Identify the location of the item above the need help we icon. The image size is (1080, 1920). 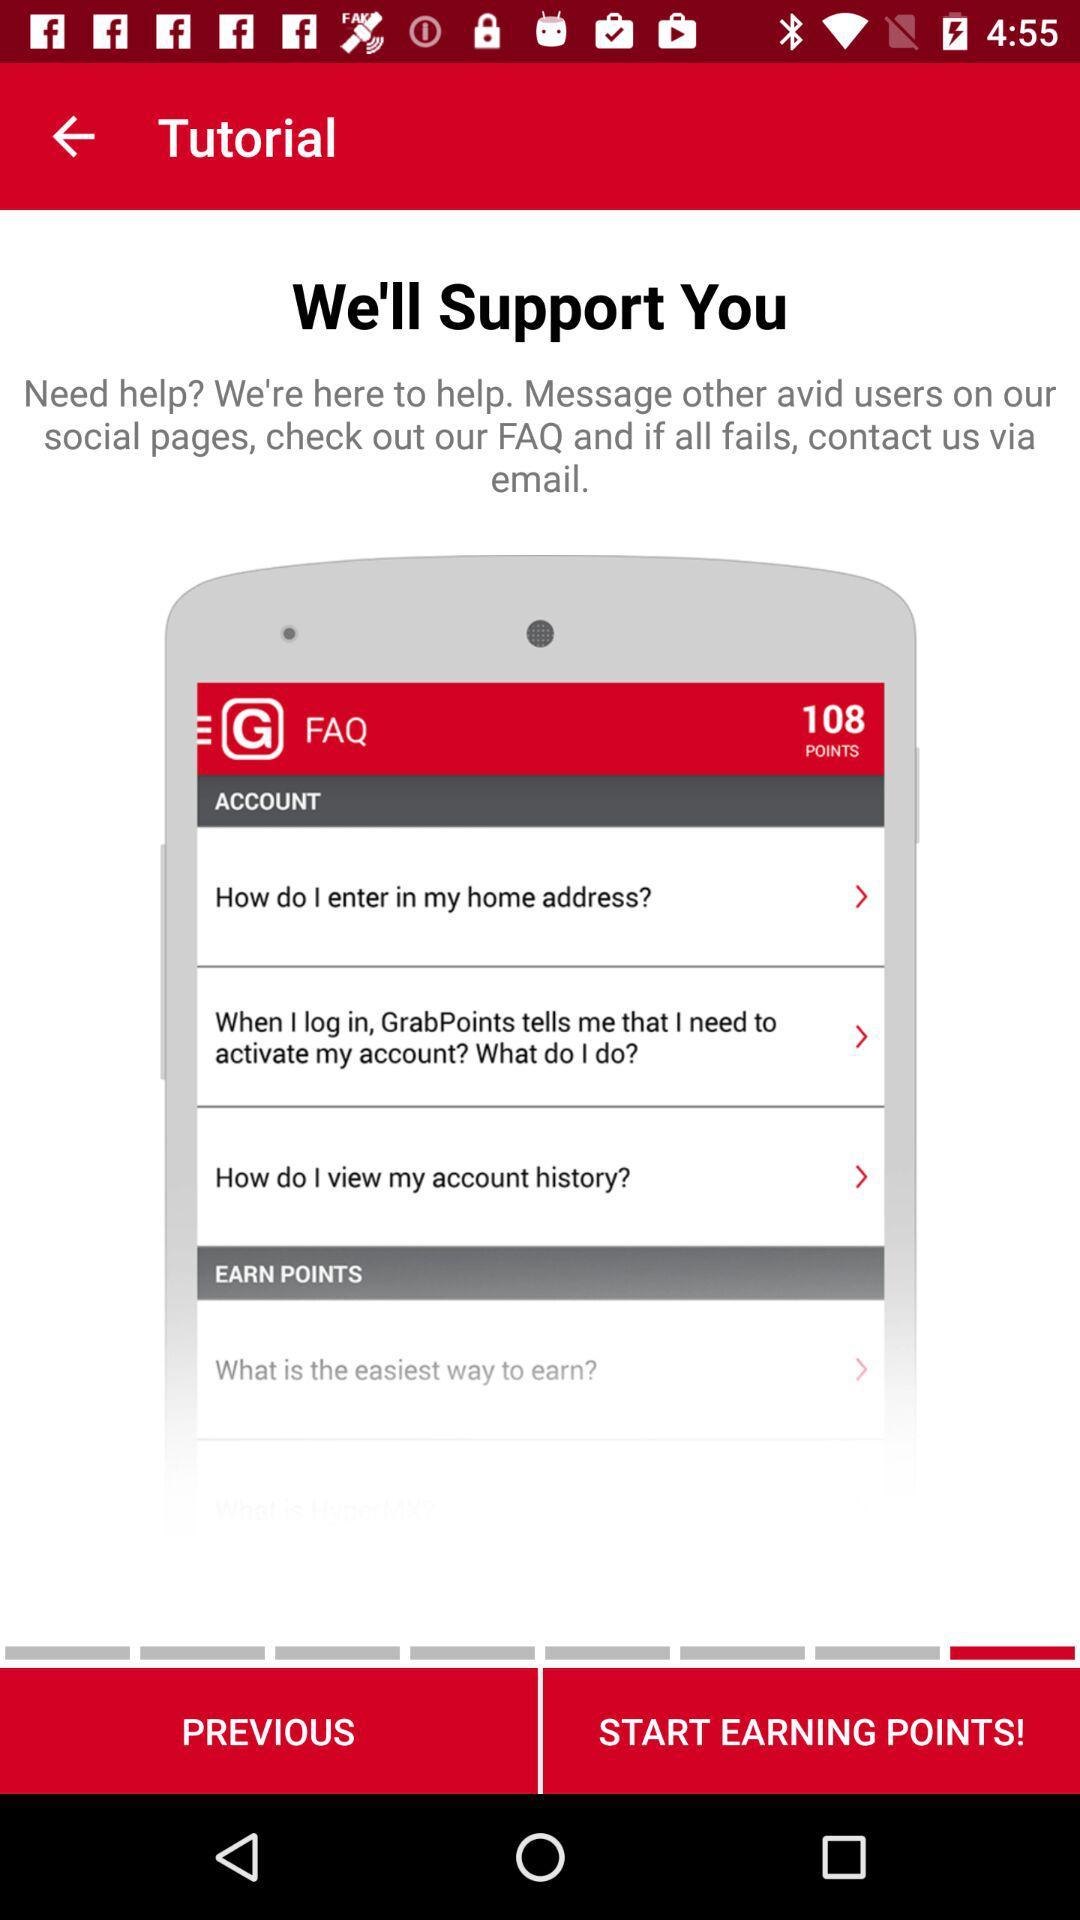
(72, 135).